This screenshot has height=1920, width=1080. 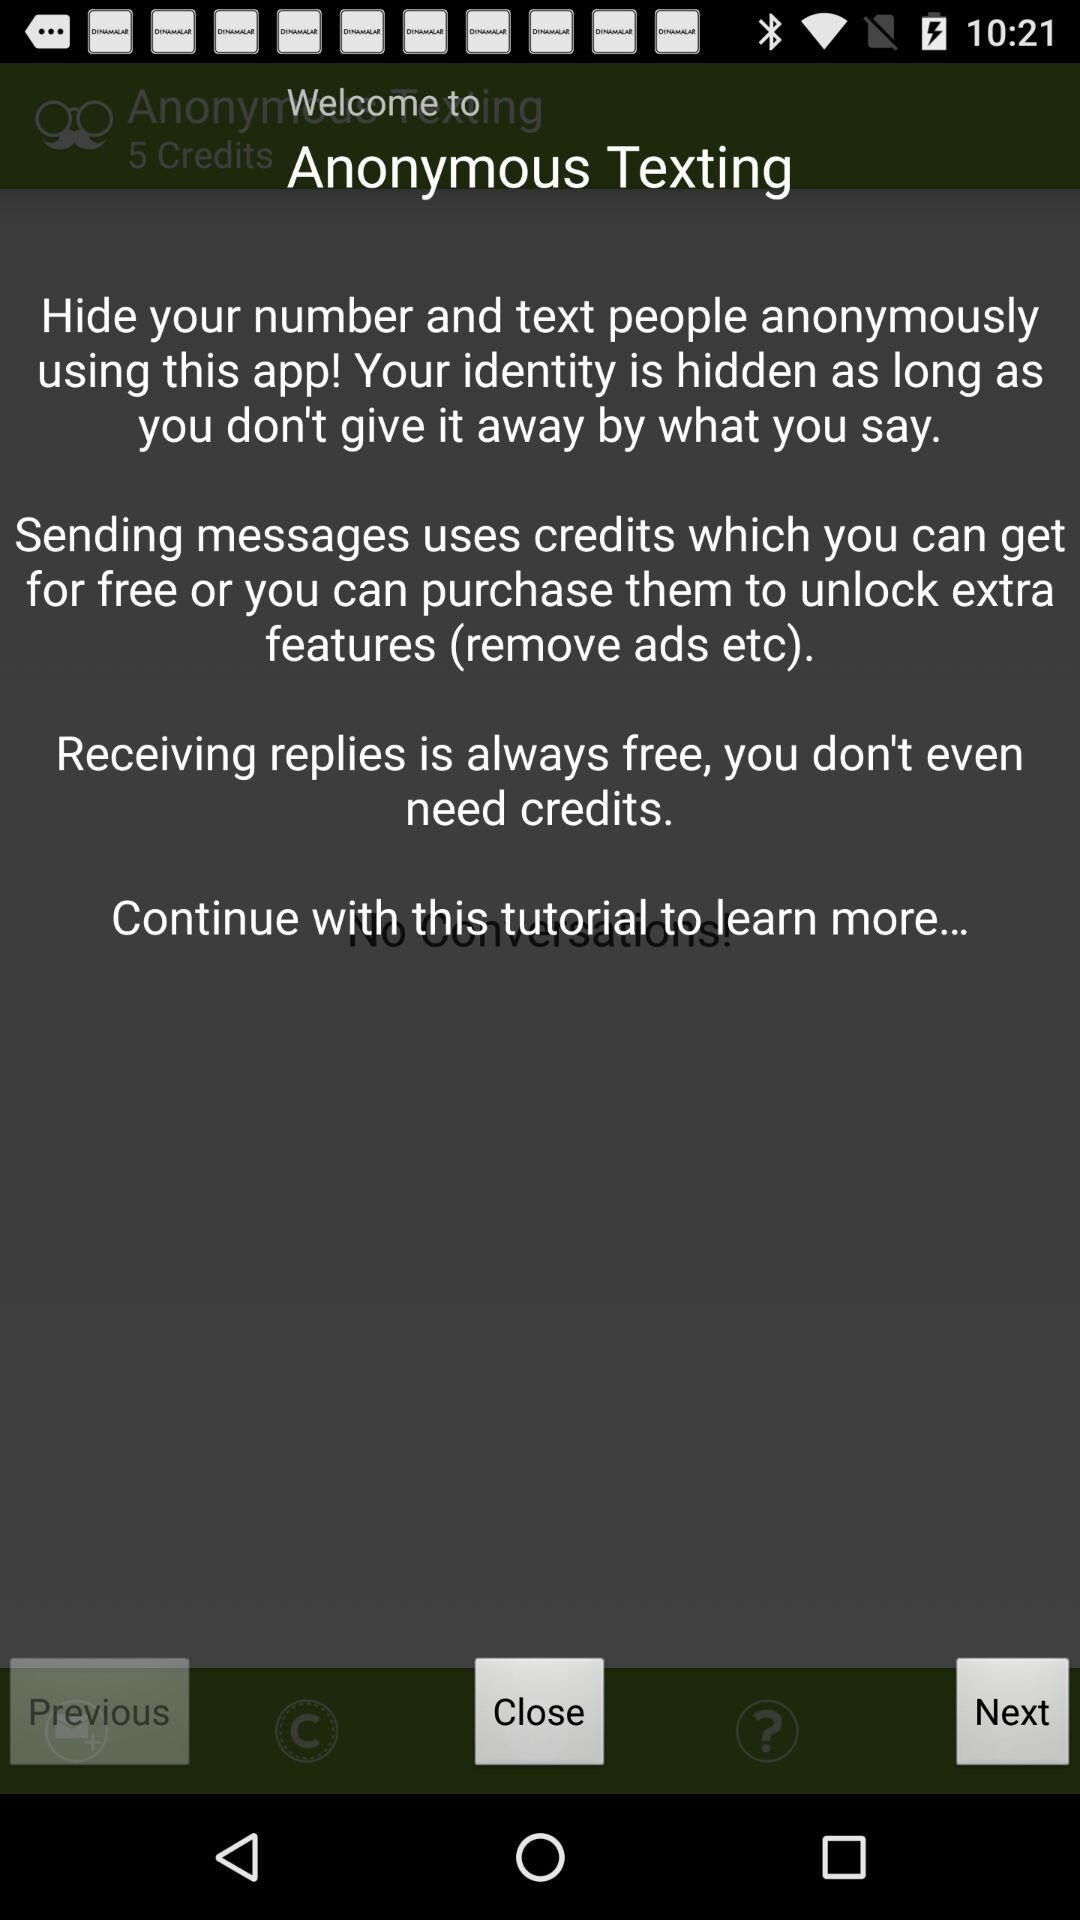 I want to click on app below hide your number icon, so click(x=1013, y=1716).